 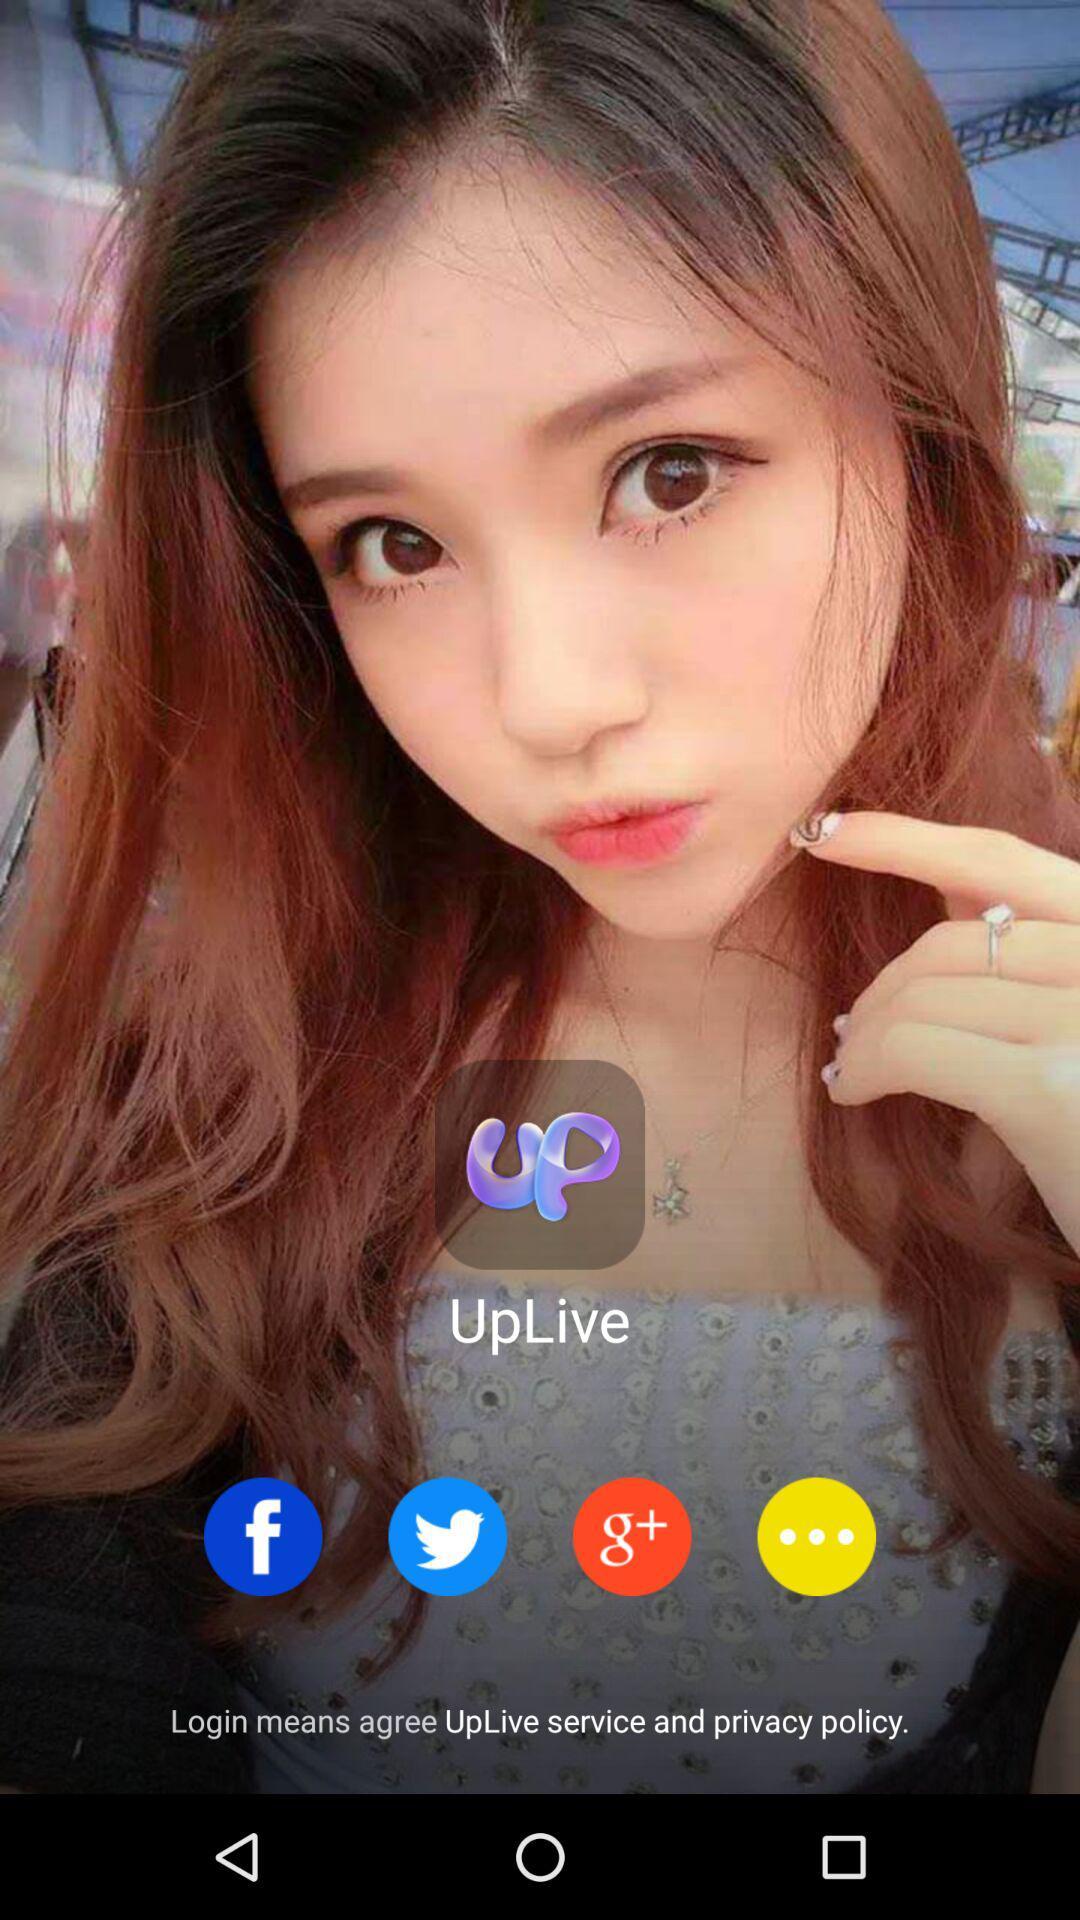 What do you see at coordinates (262, 1535) in the screenshot?
I see `the facebook icon` at bounding box center [262, 1535].